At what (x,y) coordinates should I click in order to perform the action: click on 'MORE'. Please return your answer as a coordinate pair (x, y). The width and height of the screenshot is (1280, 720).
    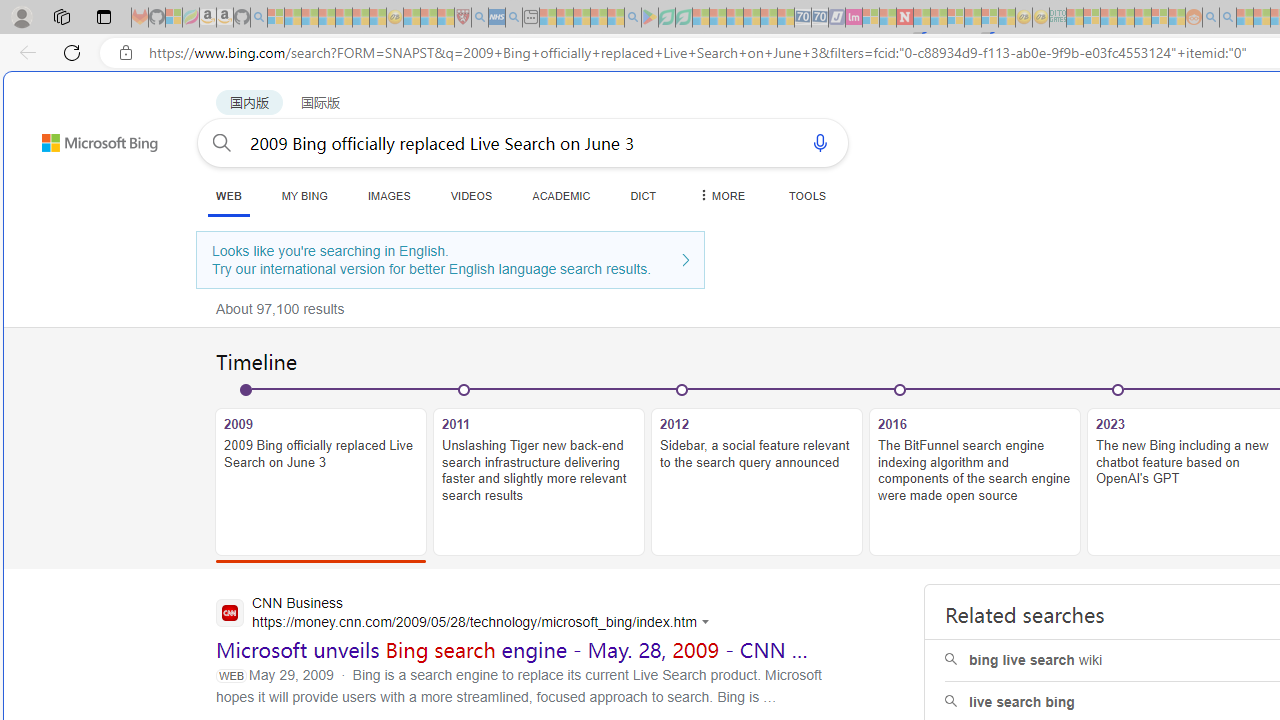
    Looking at the image, I should click on (720, 195).